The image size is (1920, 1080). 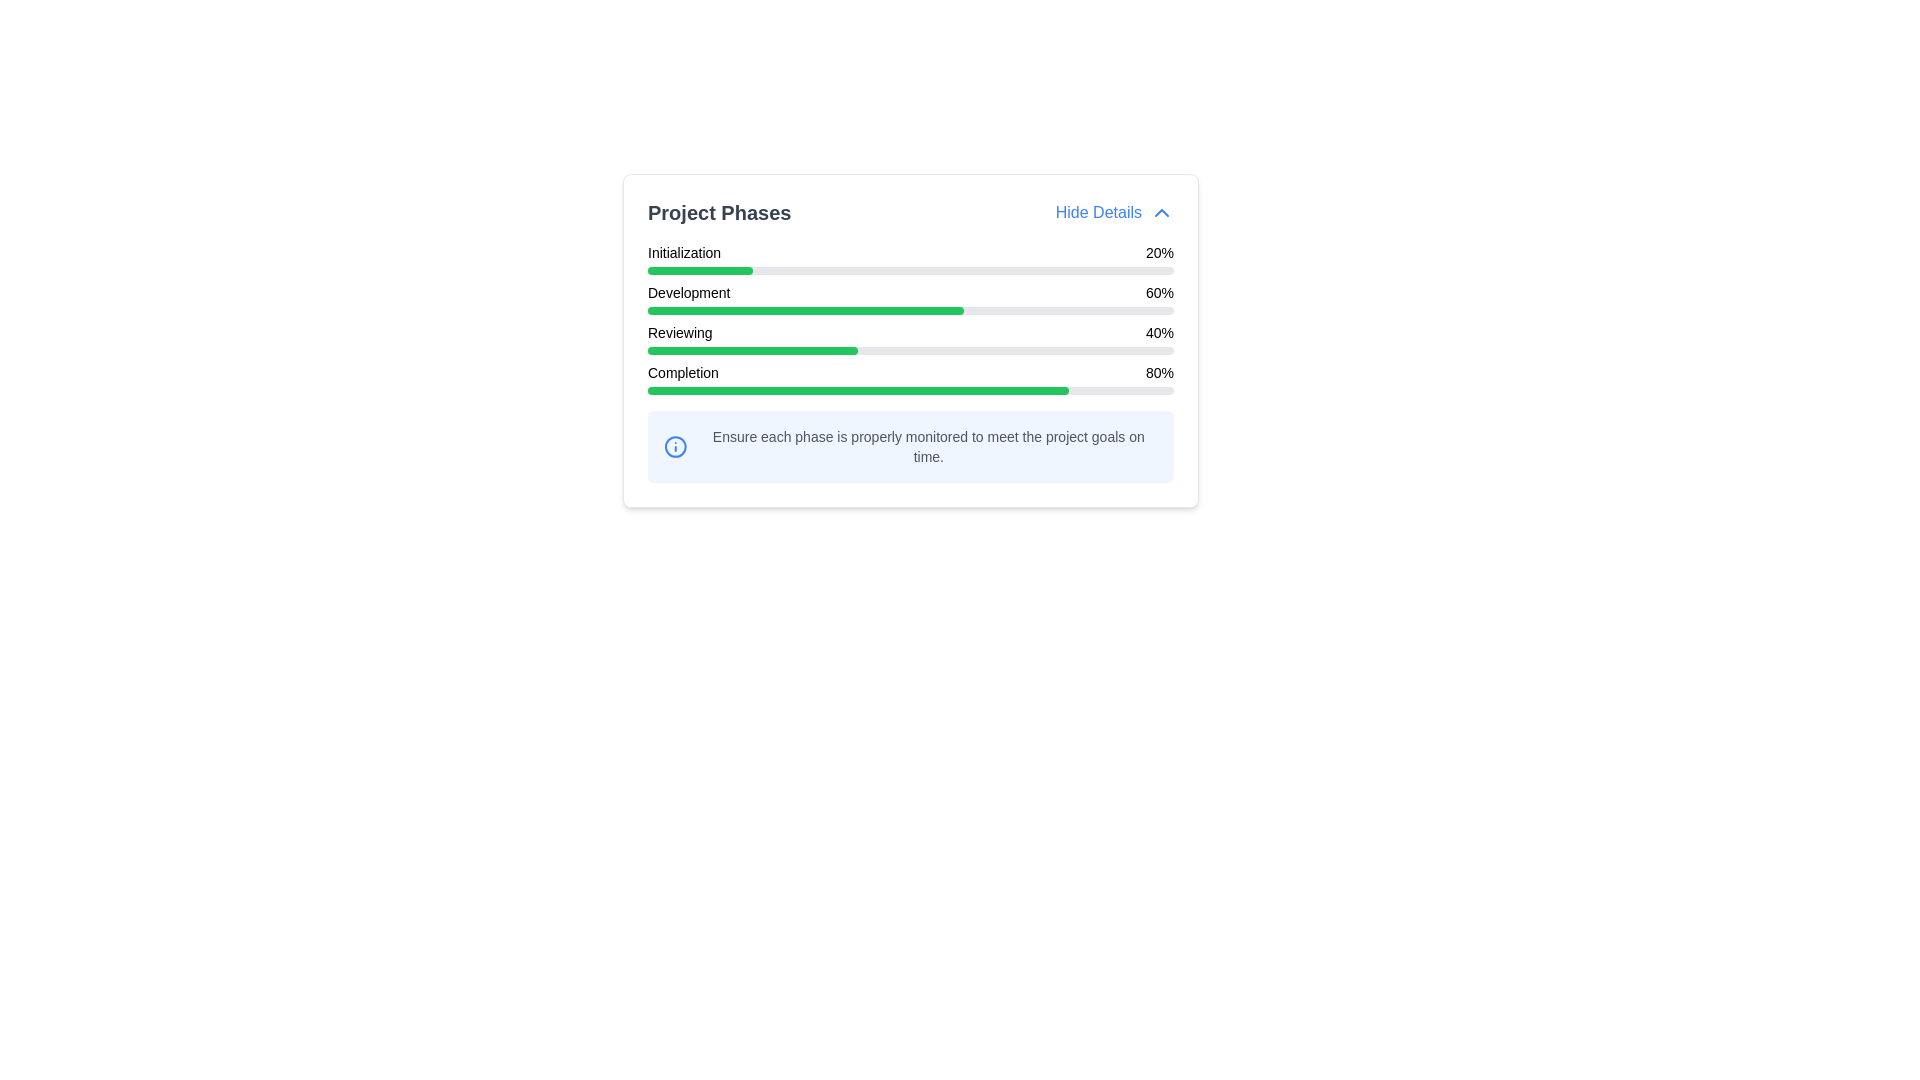 What do you see at coordinates (700, 270) in the screenshot?
I see `the green progress bar representing 20% completion located under the 'Initialization' label in the 'Project Phases' section` at bounding box center [700, 270].